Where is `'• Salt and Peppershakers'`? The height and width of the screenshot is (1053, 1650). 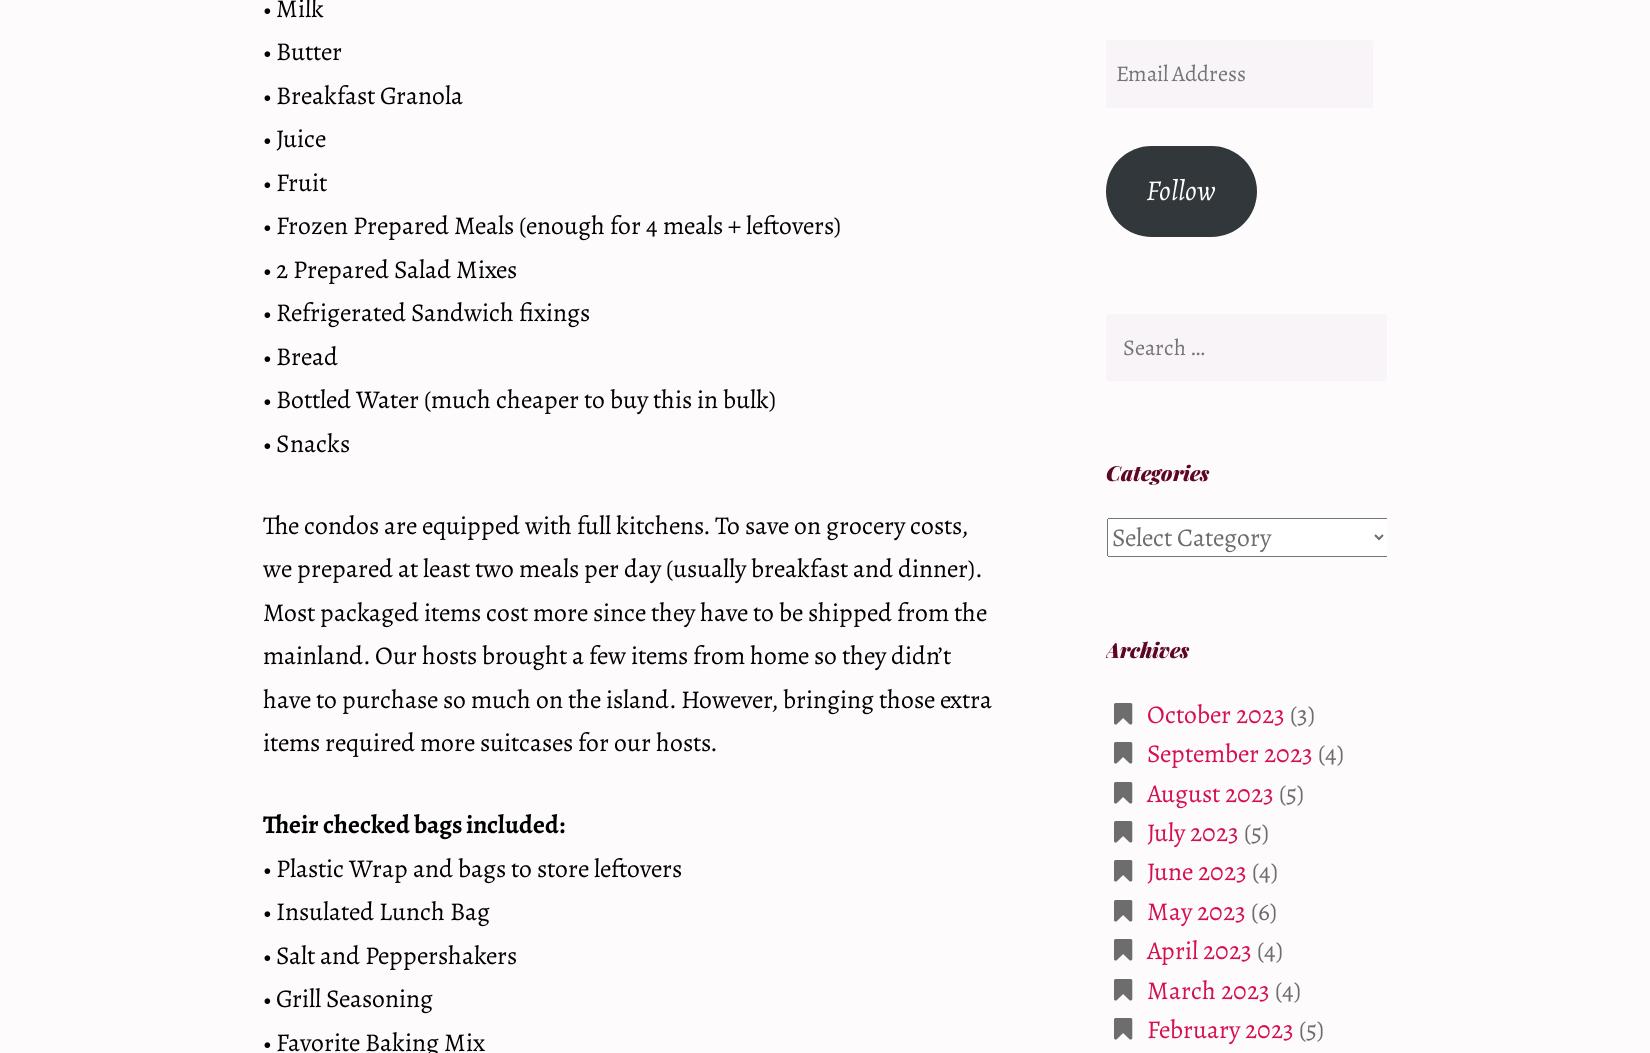 '• Salt and Peppershakers' is located at coordinates (390, 953).